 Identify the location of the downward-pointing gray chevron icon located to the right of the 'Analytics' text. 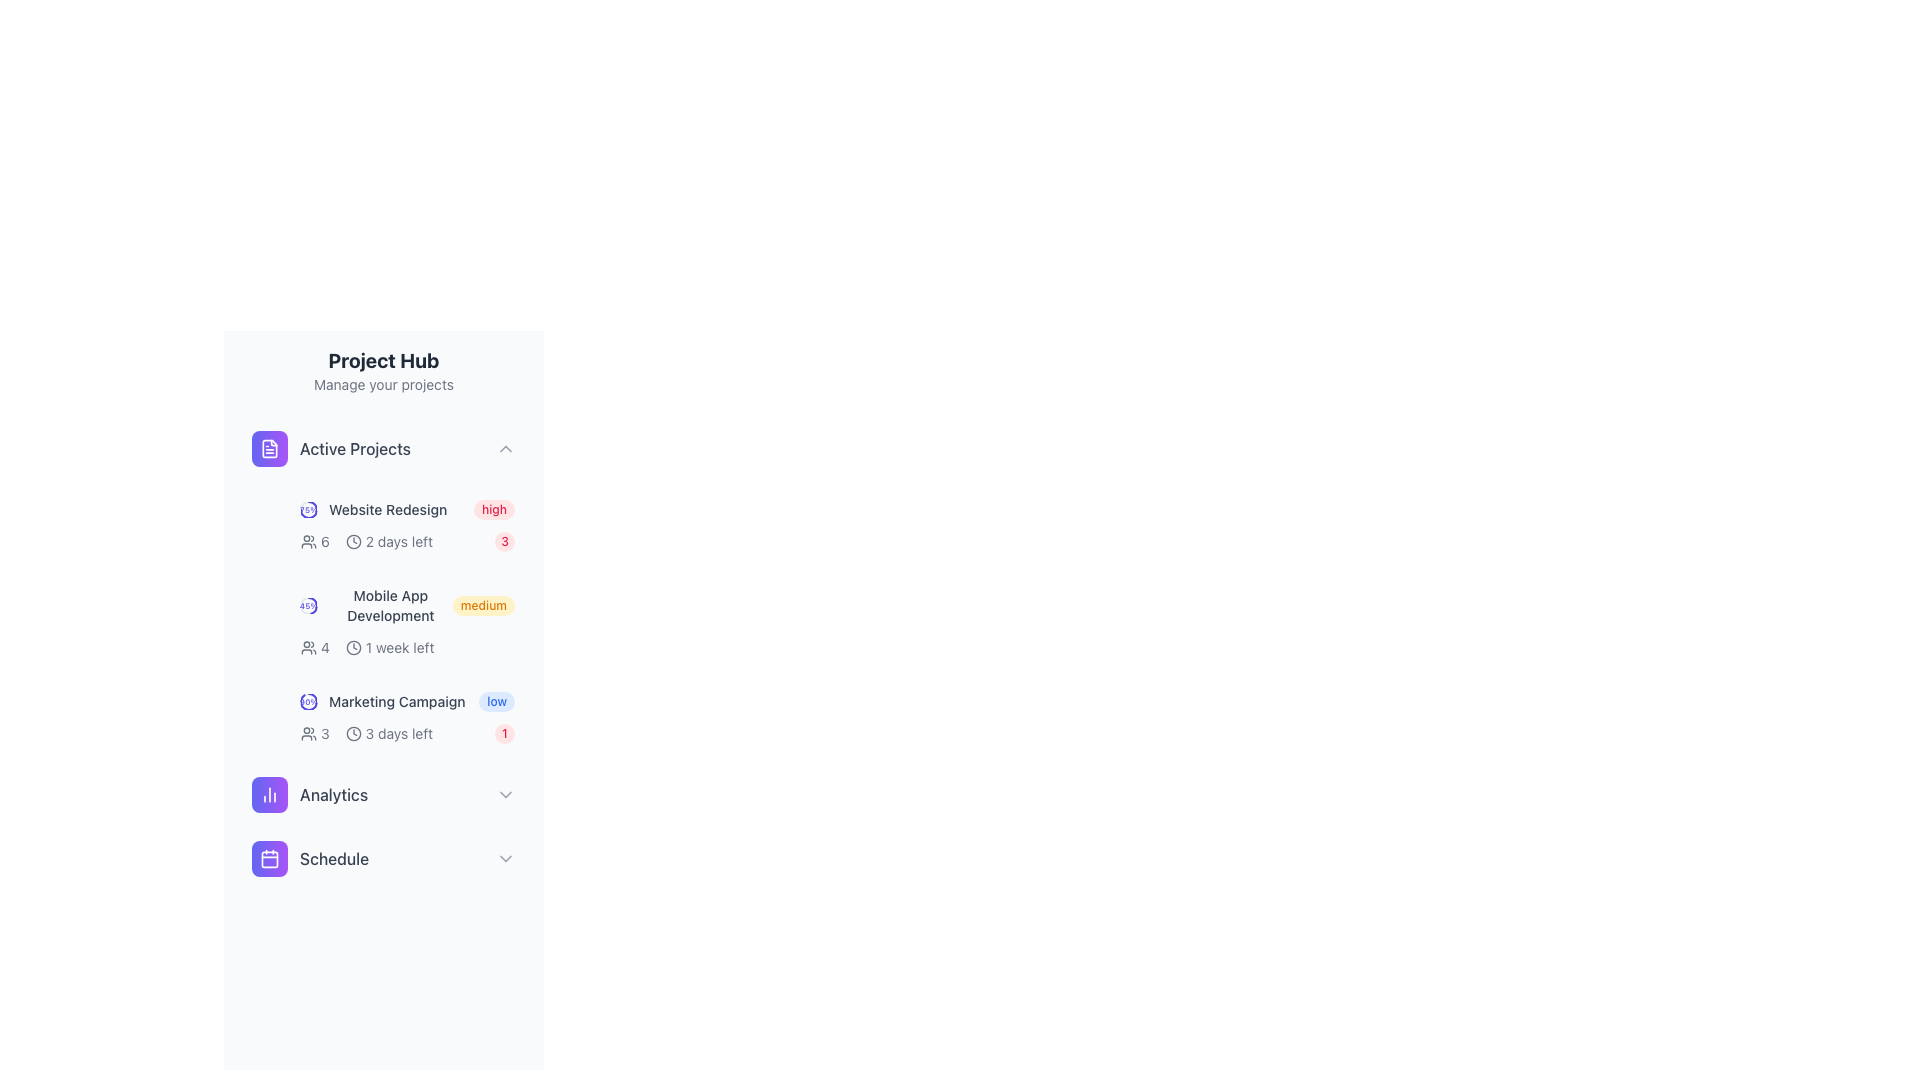
(505, 793).